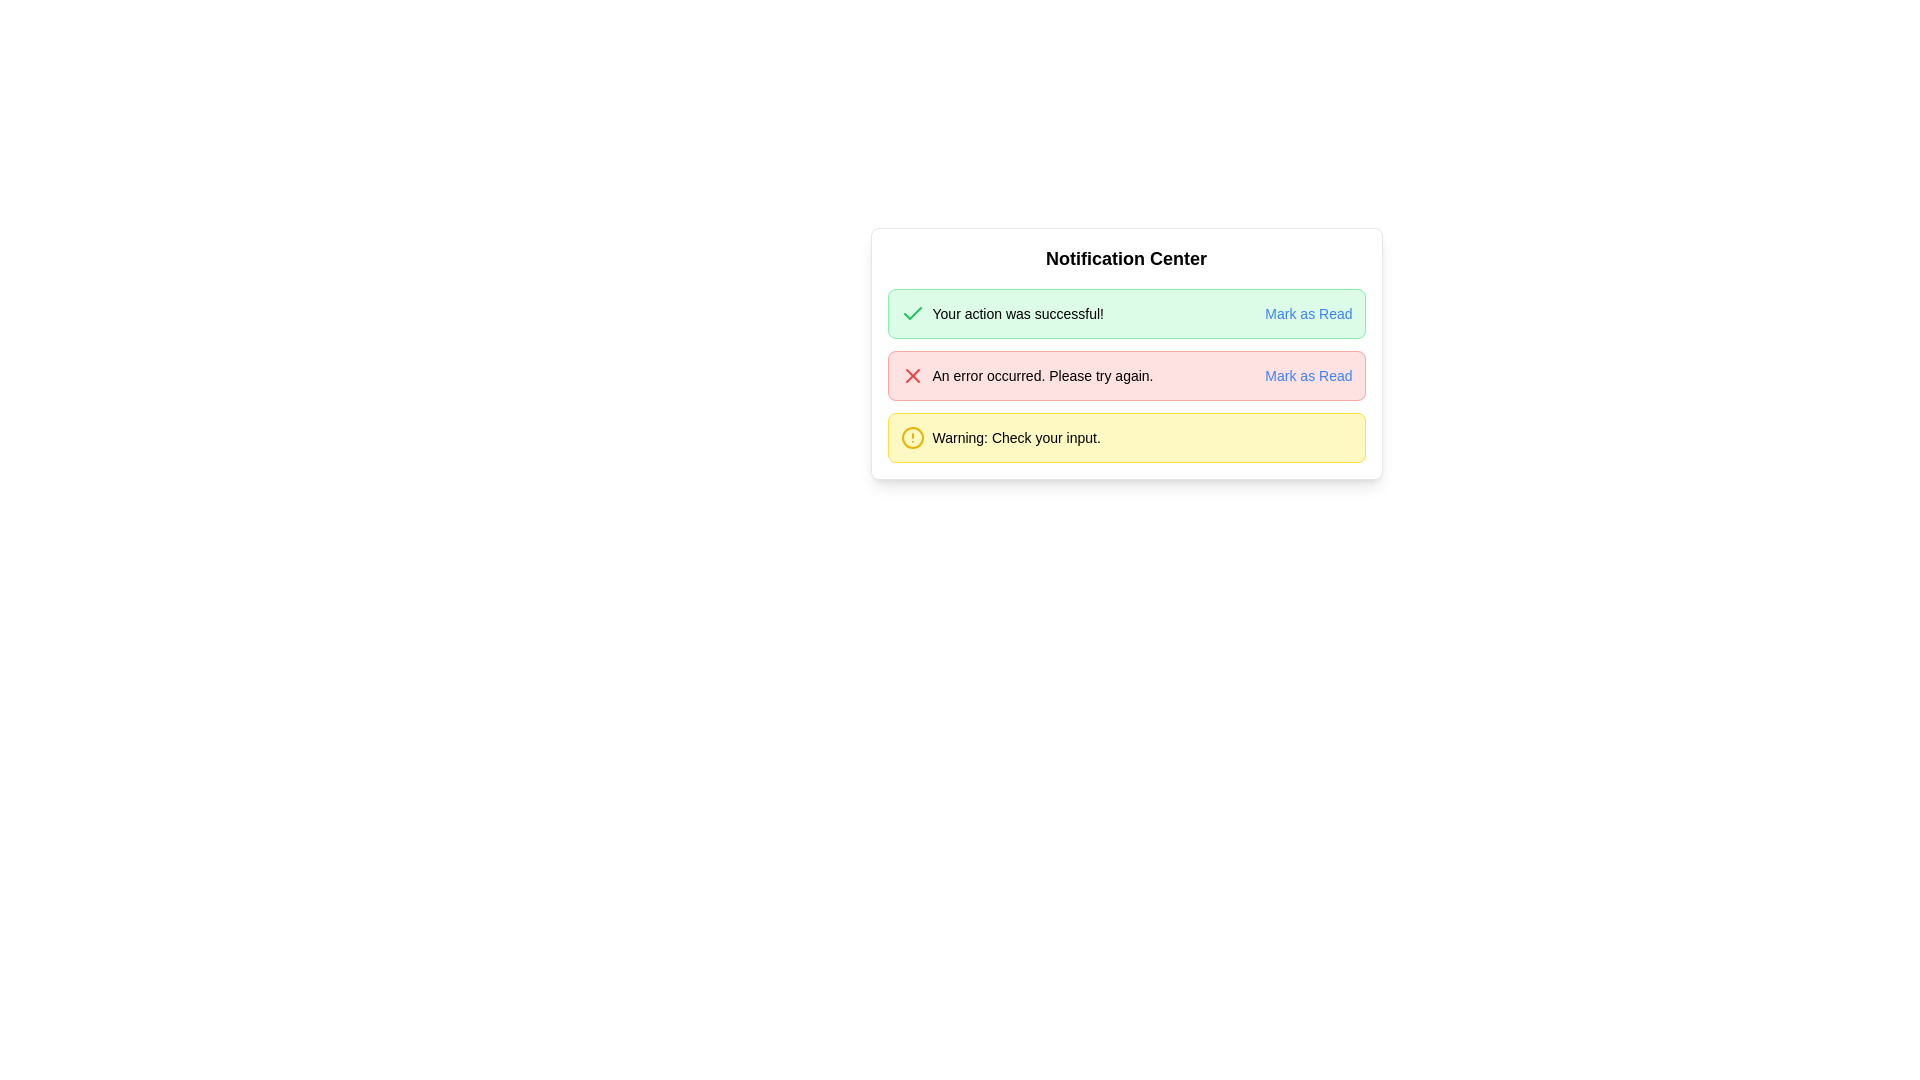 The width and height of the screenshot is (1920, 1080). Describe the element at coordinates (911, 437) in the screenshot. I see `the alert icon representing a general warning, which is a yellow circular outline with a vertical line and dot, located to the left of the text 'Warning: Check your input.' in the yellow notification banner` at that location.